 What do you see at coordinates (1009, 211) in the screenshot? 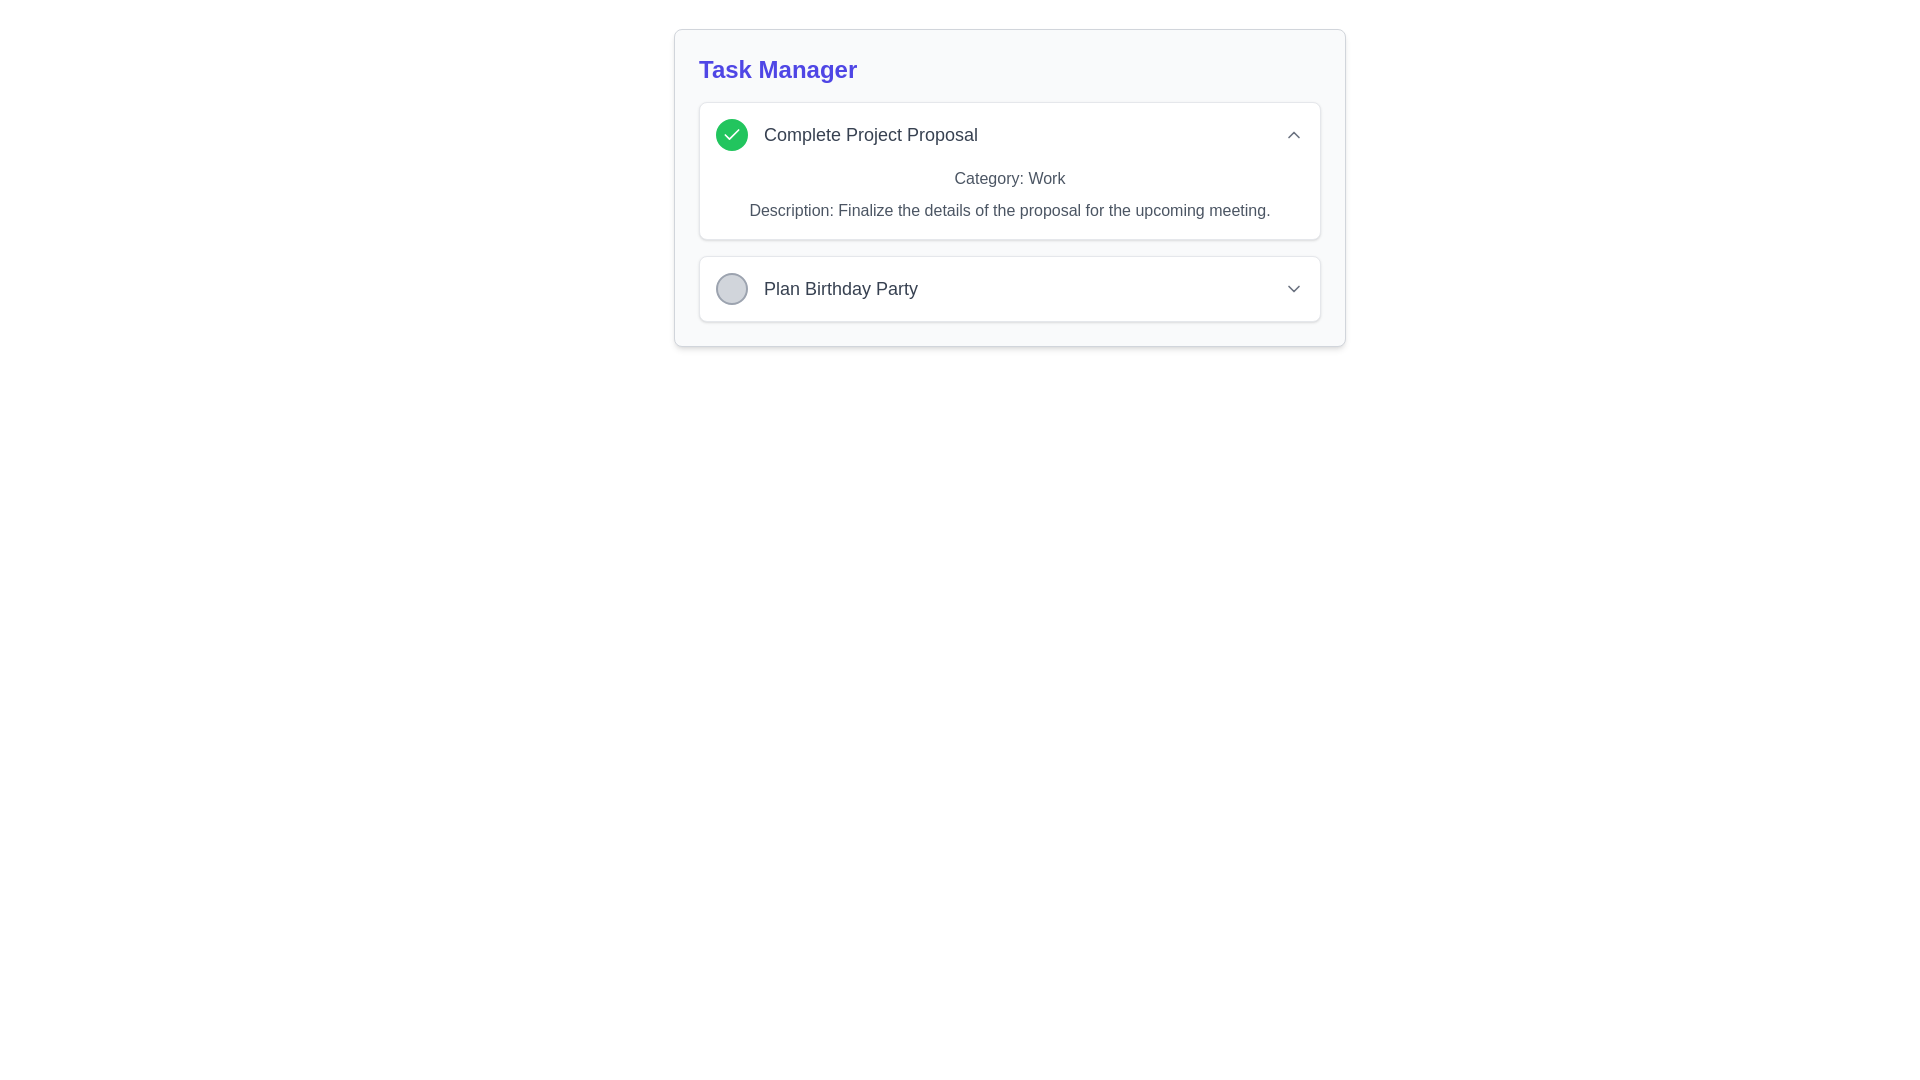
I see `the text label that contains the description 'Finalize the details of the proposal for the upcoming meeting.' located under the 'Category: Work' label in the 'Complete Project Proposal' task card` at bounding box center [1009, 211].